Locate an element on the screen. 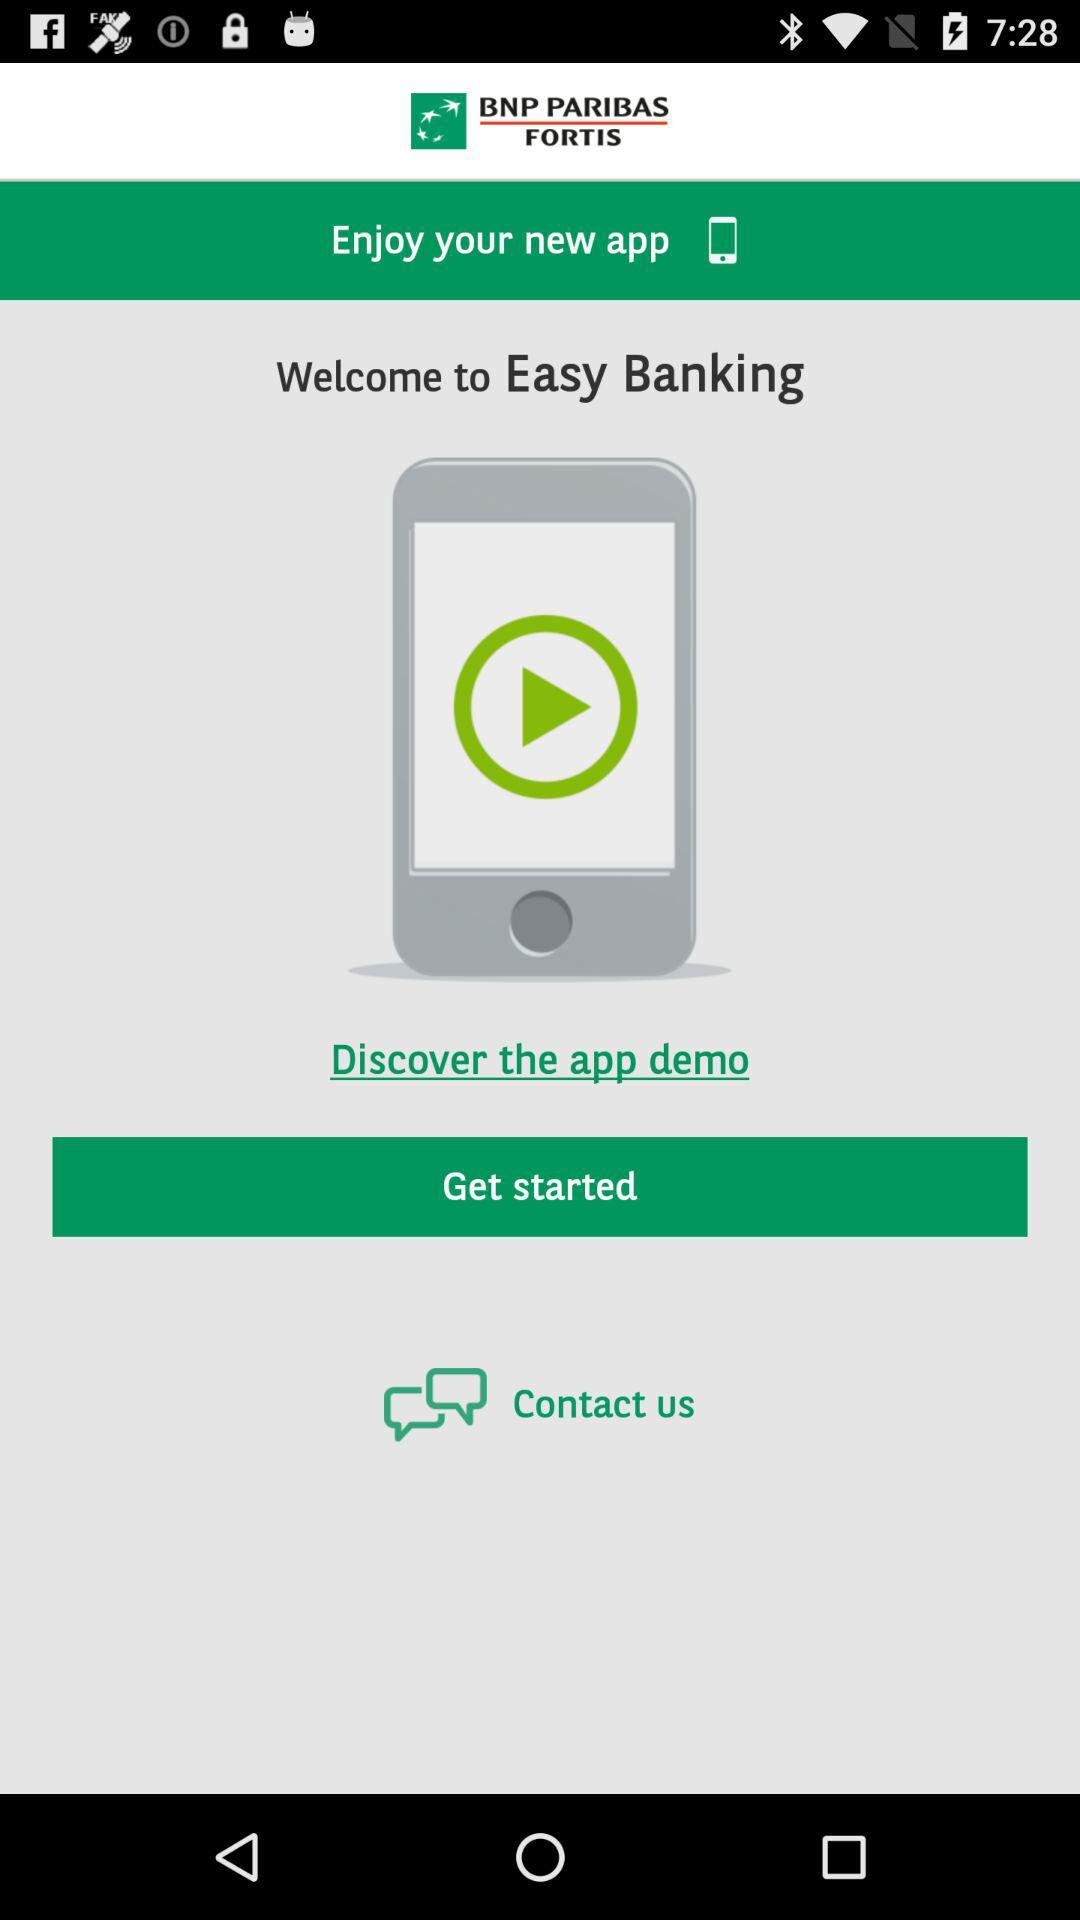 Image resolution: width=1080 pixels, height=1920 pixels. the contact us icon is located at coordinates (538, 1403).